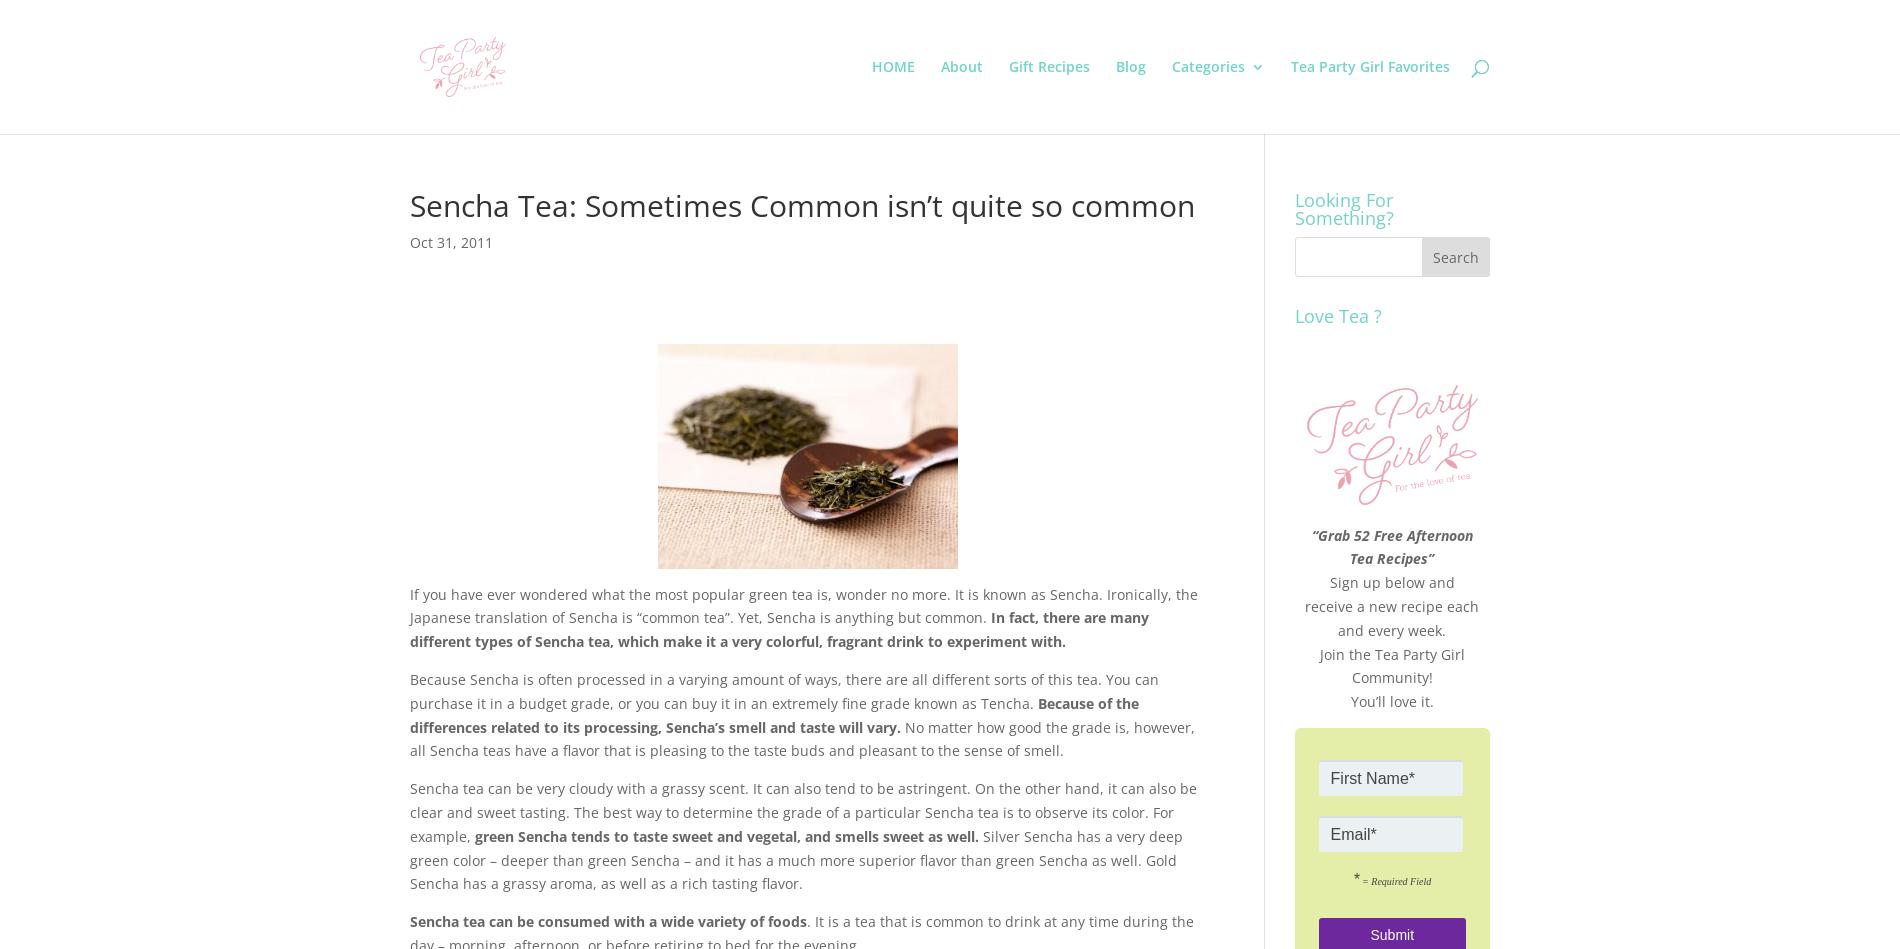 The height and width of the screenshot is (949, 1900). I want to click on 'Sencha tea can be very cloudy with a grassy scent. It can also tend to be astringent. On the other hand, it can also be clear and sweet tasting. The best way to determine the grade of a particular Sencha tea is to observe its color. For example,', so click(802, 810).